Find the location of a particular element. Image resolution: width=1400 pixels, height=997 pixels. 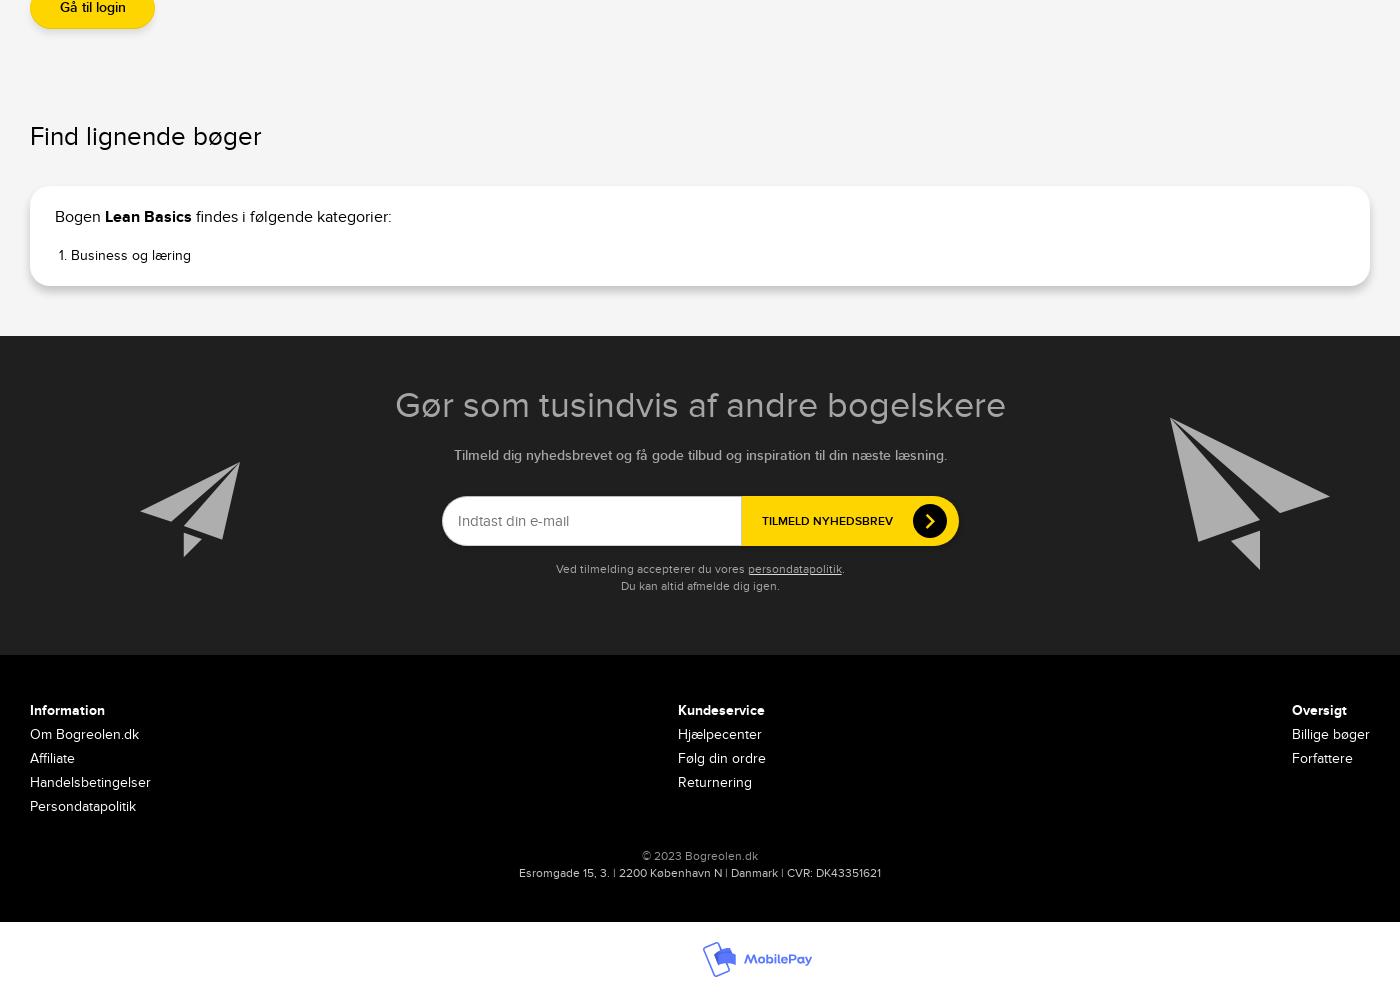

'Information' is located at coordinates (28, 708).